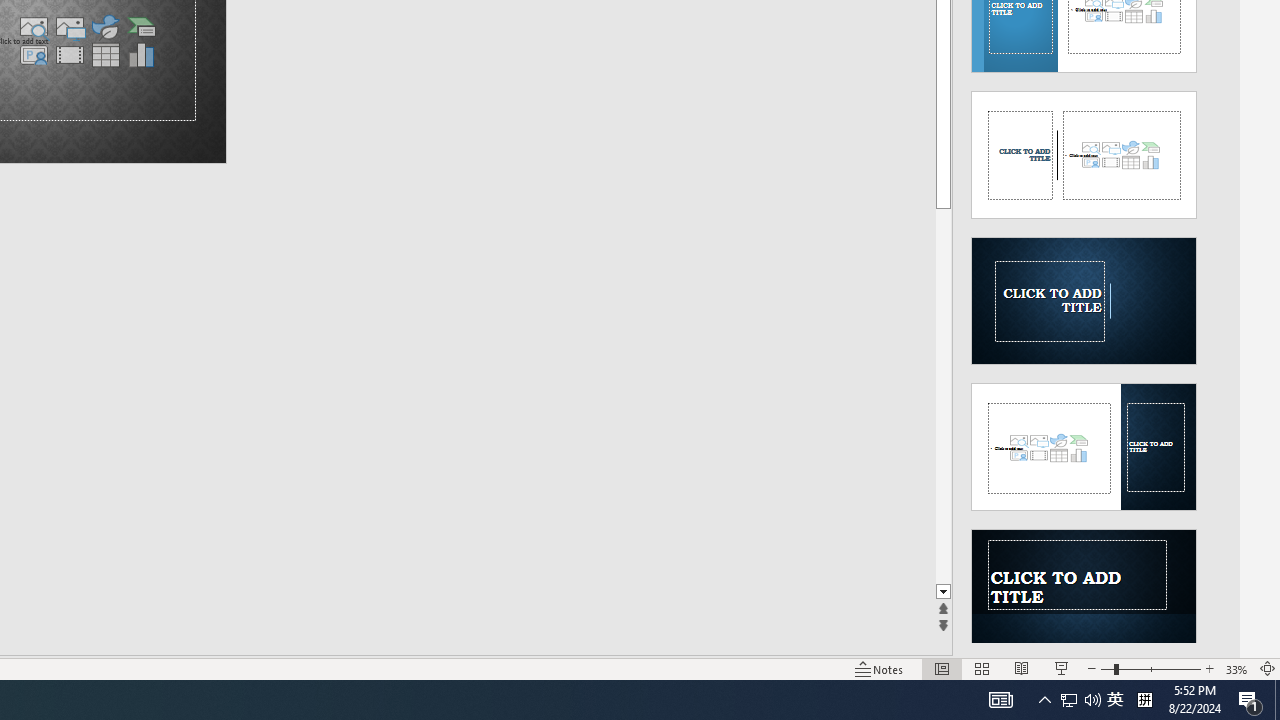  What do you see at coordinates (69, 27) in the screenshot?
I see `'Pictures'` at bounding box center [69, 27].